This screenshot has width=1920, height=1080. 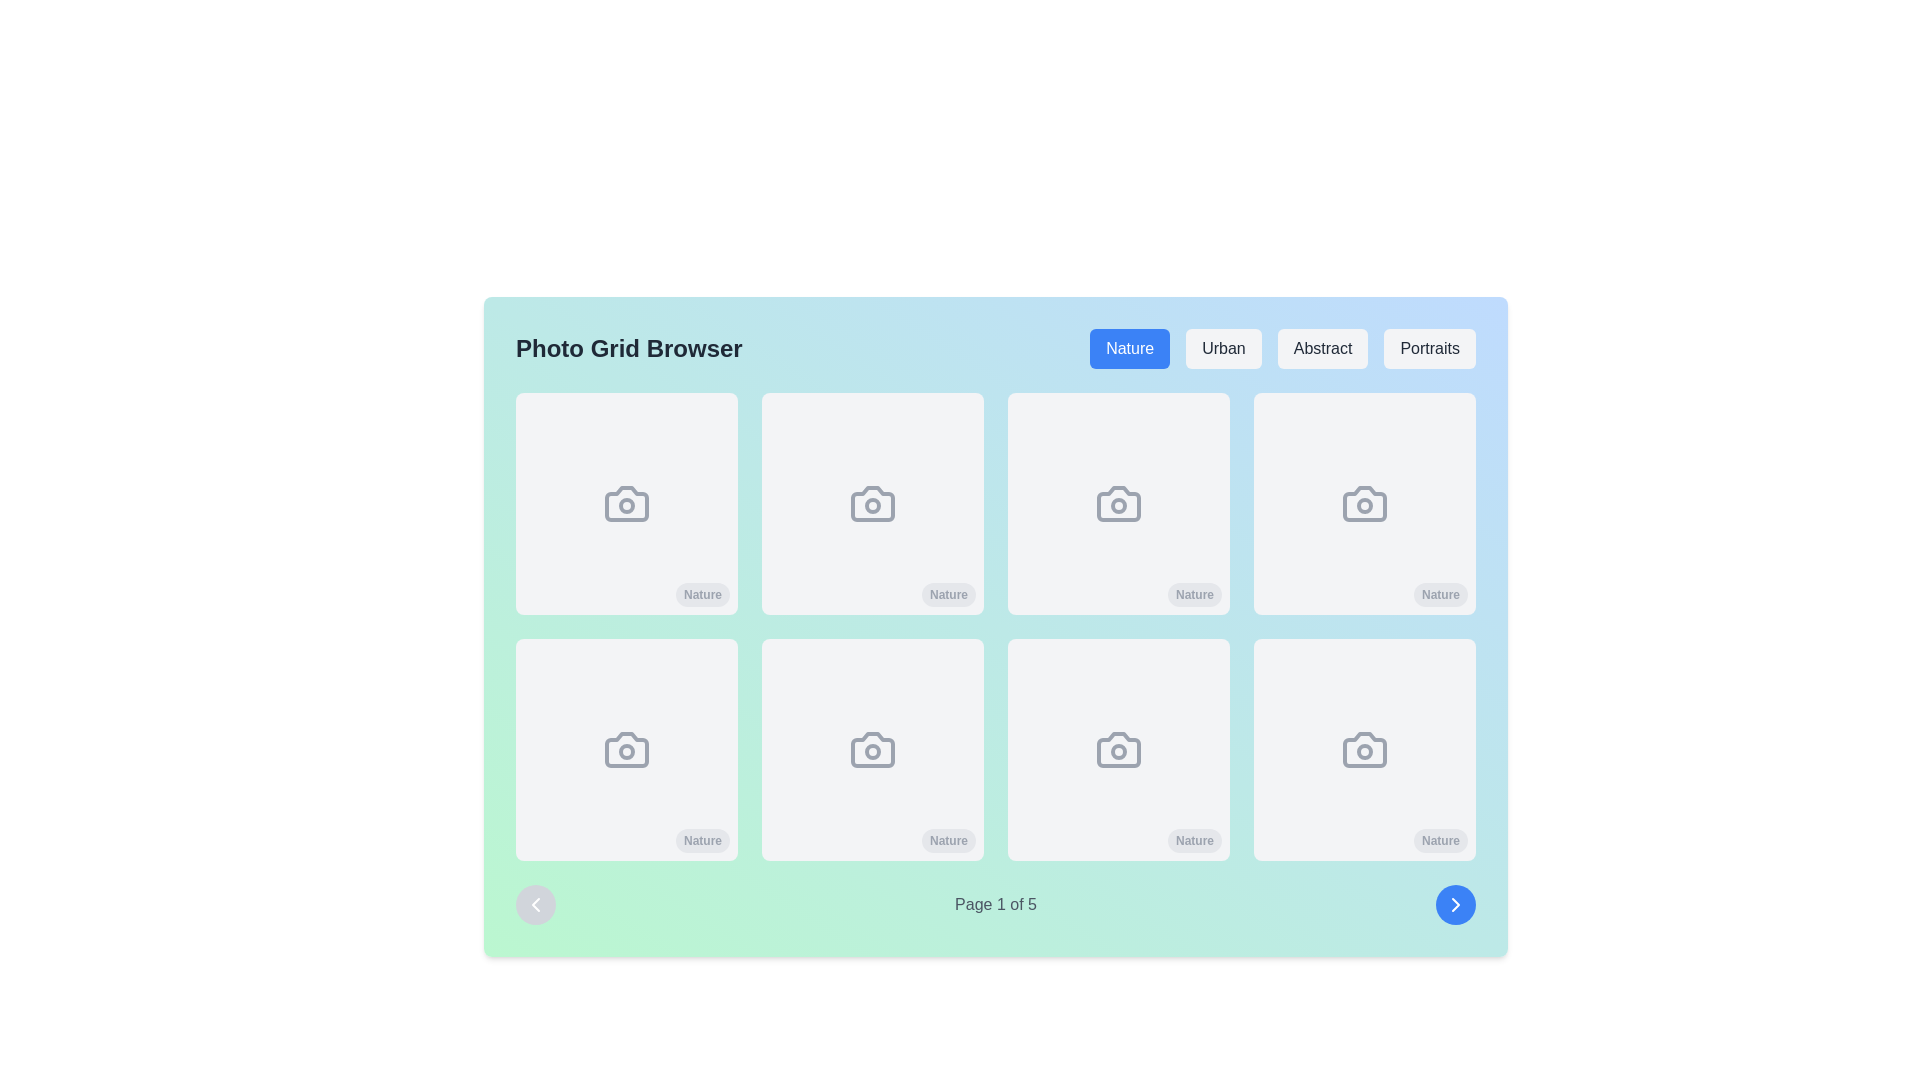 What do you see at coordinates (626, 503) in the screenshot?
I see `the stylized camera icon, which is located on the first position in the second row of a 3x3 grid layout, centered on its respective white card` at bounding box center [626, 503].